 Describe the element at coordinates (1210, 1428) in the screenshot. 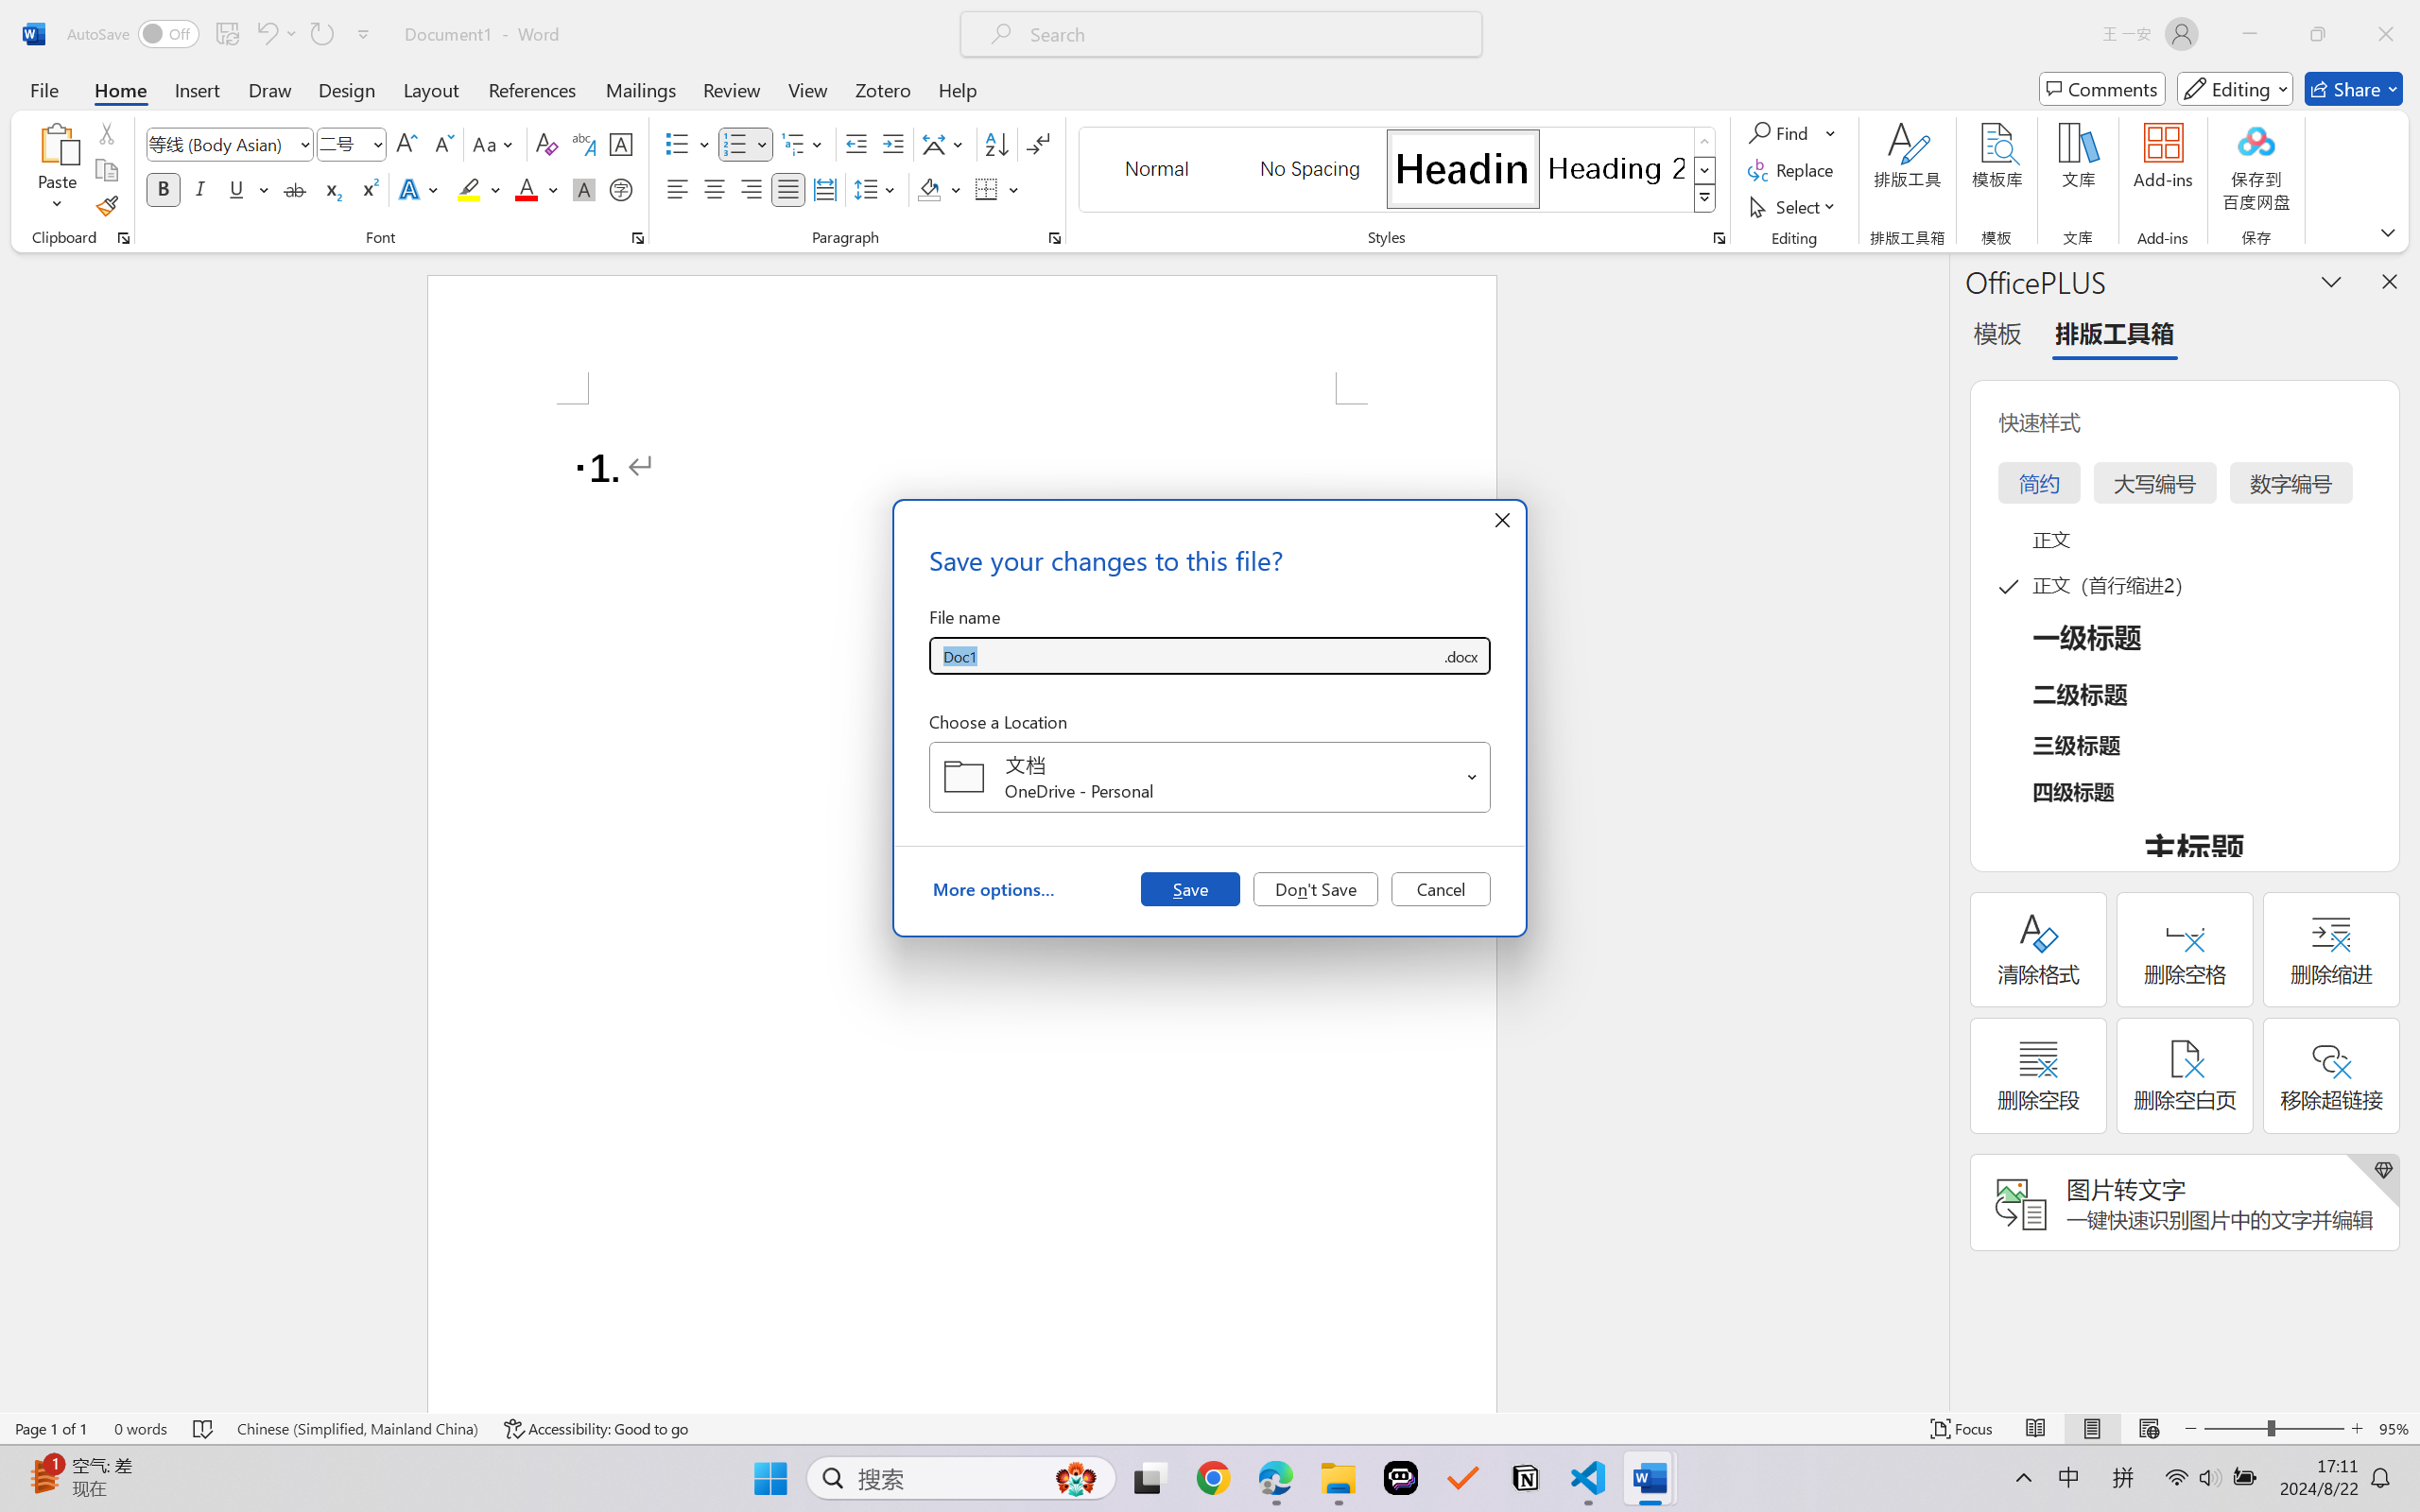

I see `'Class: MsoCommandBar'` at that location.